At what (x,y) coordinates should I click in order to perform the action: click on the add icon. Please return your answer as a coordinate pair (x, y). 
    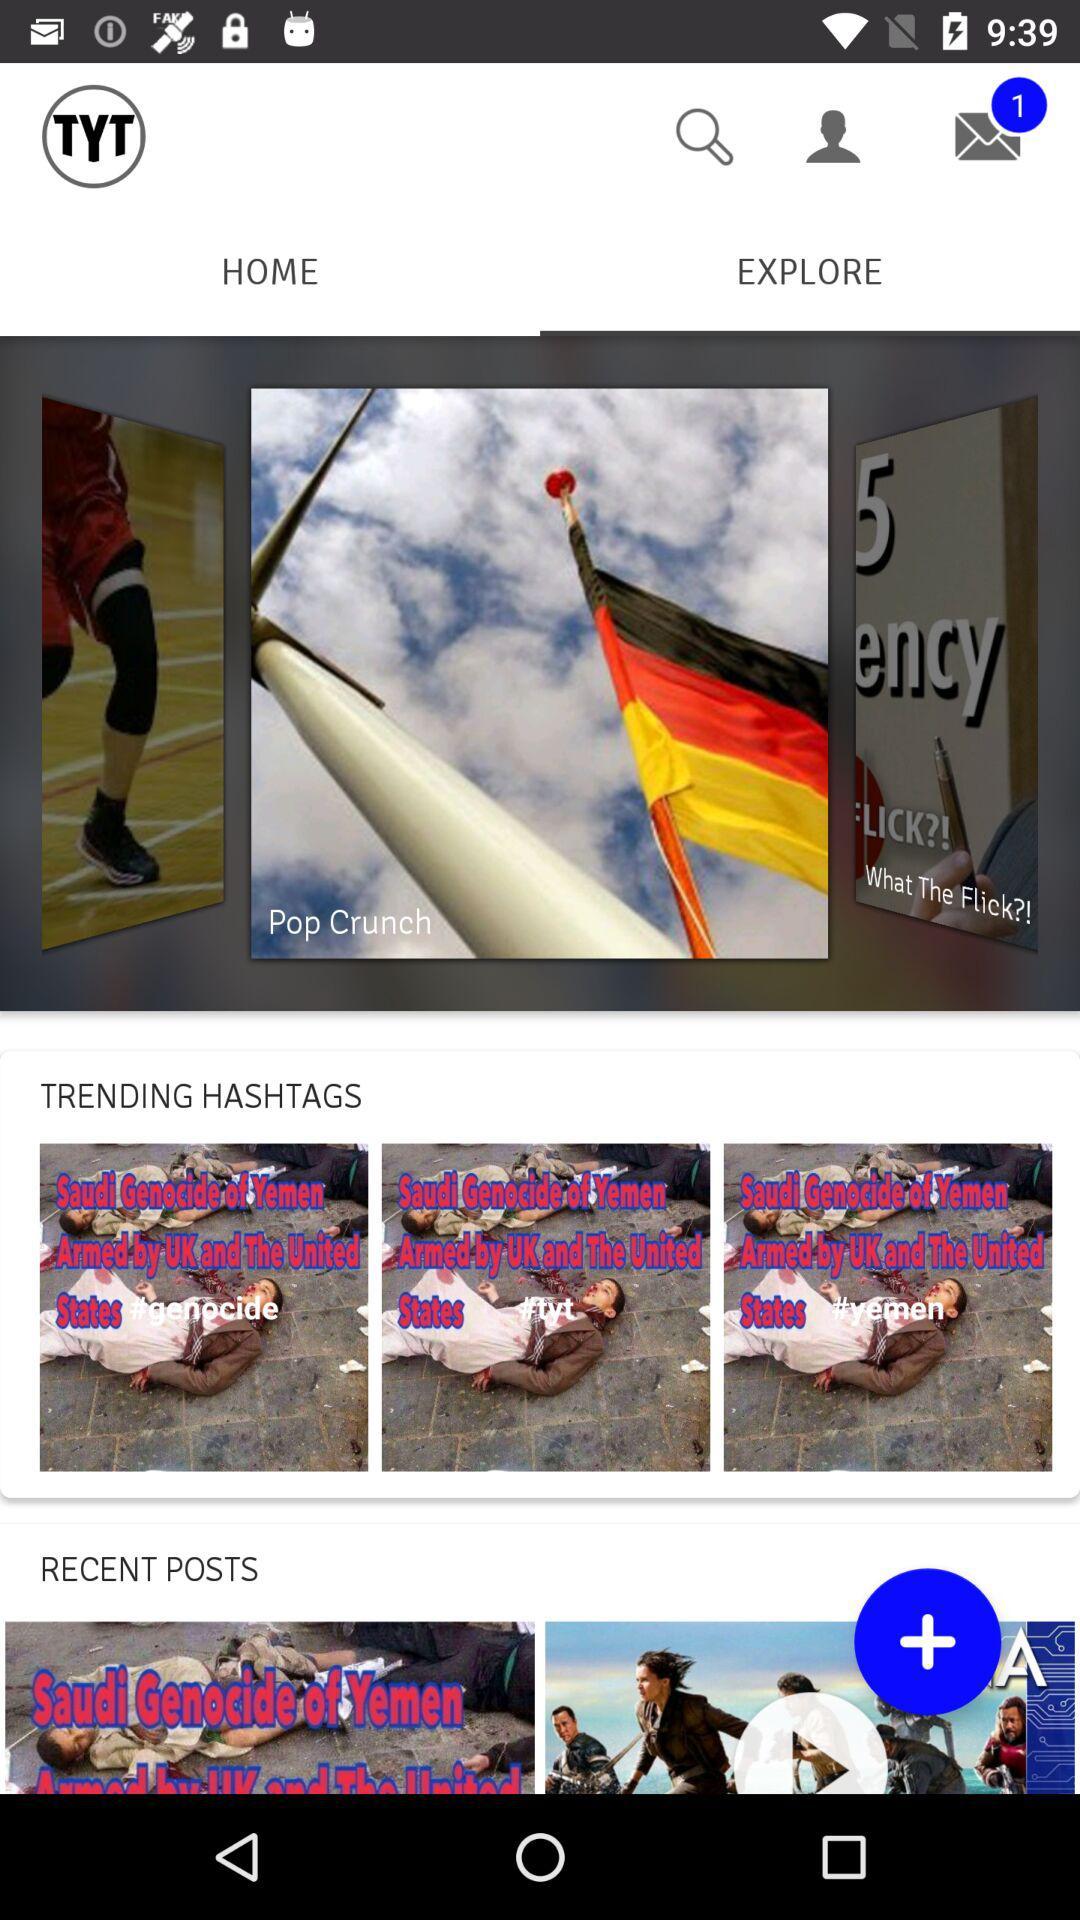
    Looking at the image, I should click on (927, 1641).